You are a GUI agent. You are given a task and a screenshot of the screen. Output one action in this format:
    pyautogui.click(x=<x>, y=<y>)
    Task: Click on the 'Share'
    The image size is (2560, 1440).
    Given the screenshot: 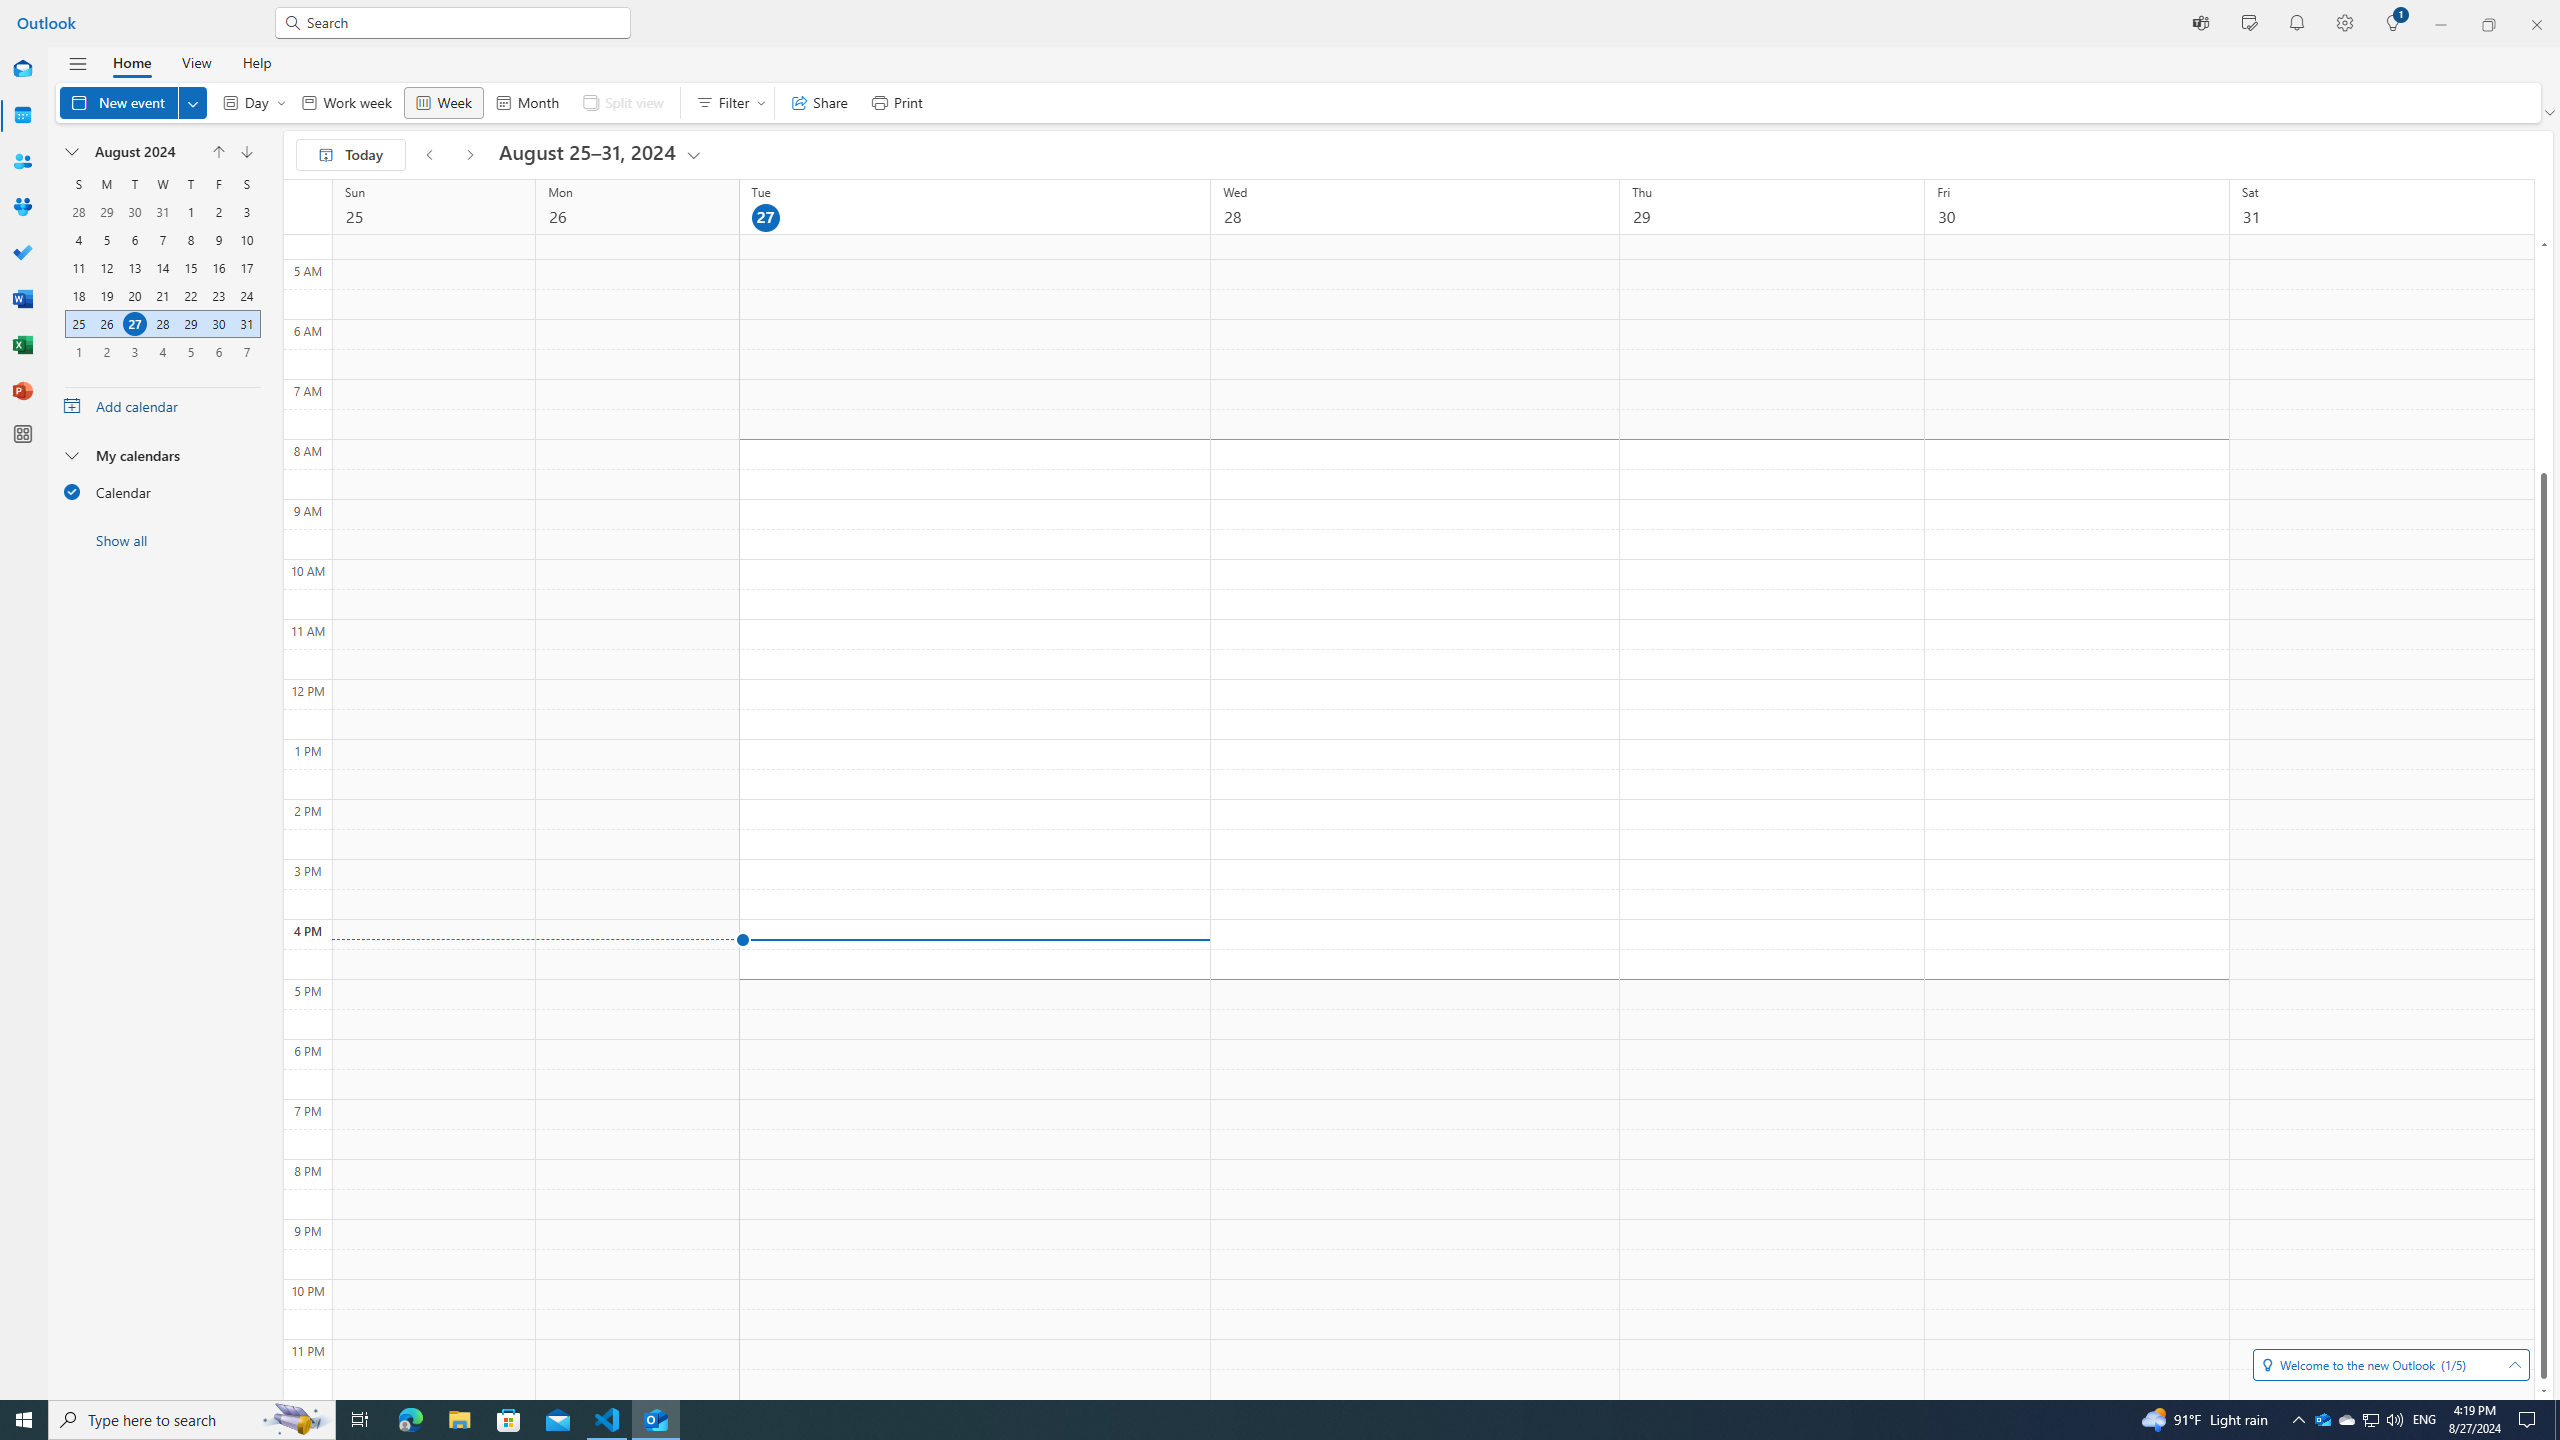 What is the action you would take?
    pyautogui.click(x=819, y=102)
    